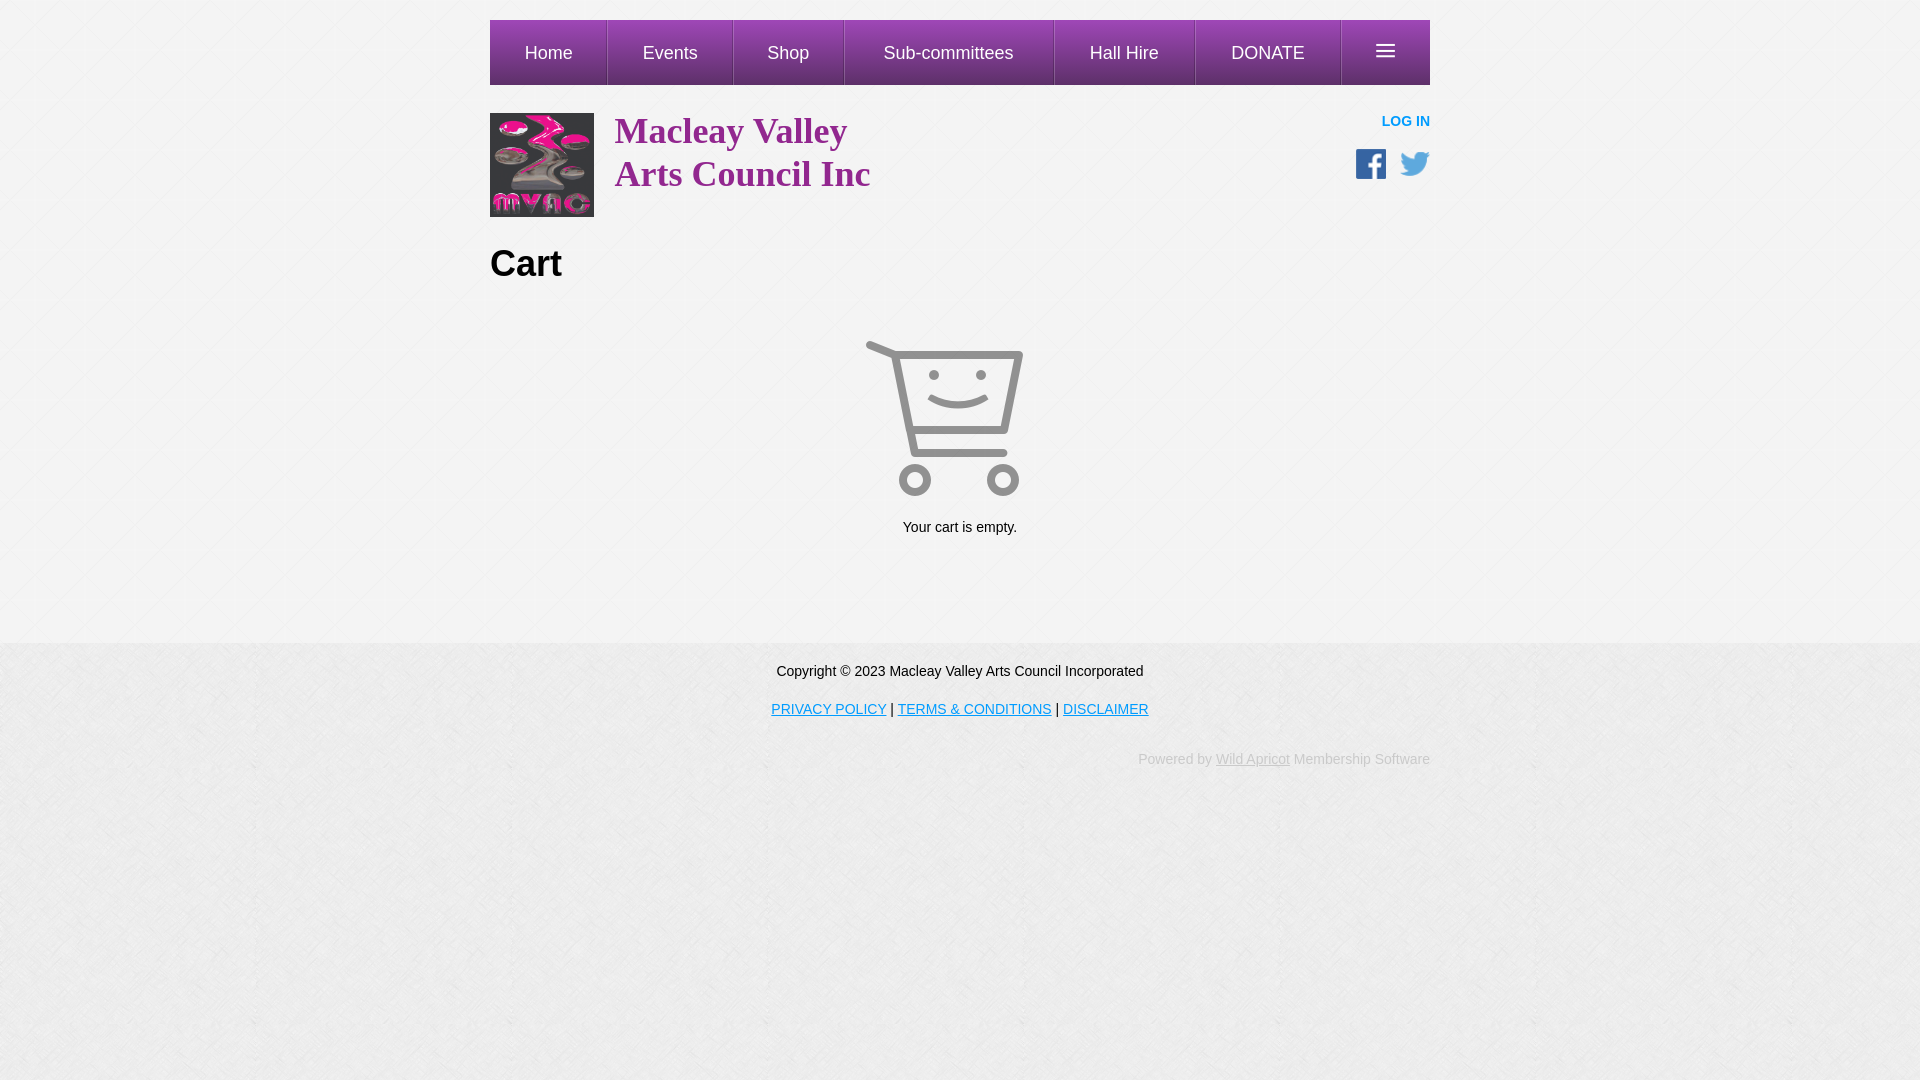 Image resolution: width=1920 pixels, height=1080 pixels. Describe the element at coordinates (1414, 163) in the screenshot. I see `'Twitter'` at that location.